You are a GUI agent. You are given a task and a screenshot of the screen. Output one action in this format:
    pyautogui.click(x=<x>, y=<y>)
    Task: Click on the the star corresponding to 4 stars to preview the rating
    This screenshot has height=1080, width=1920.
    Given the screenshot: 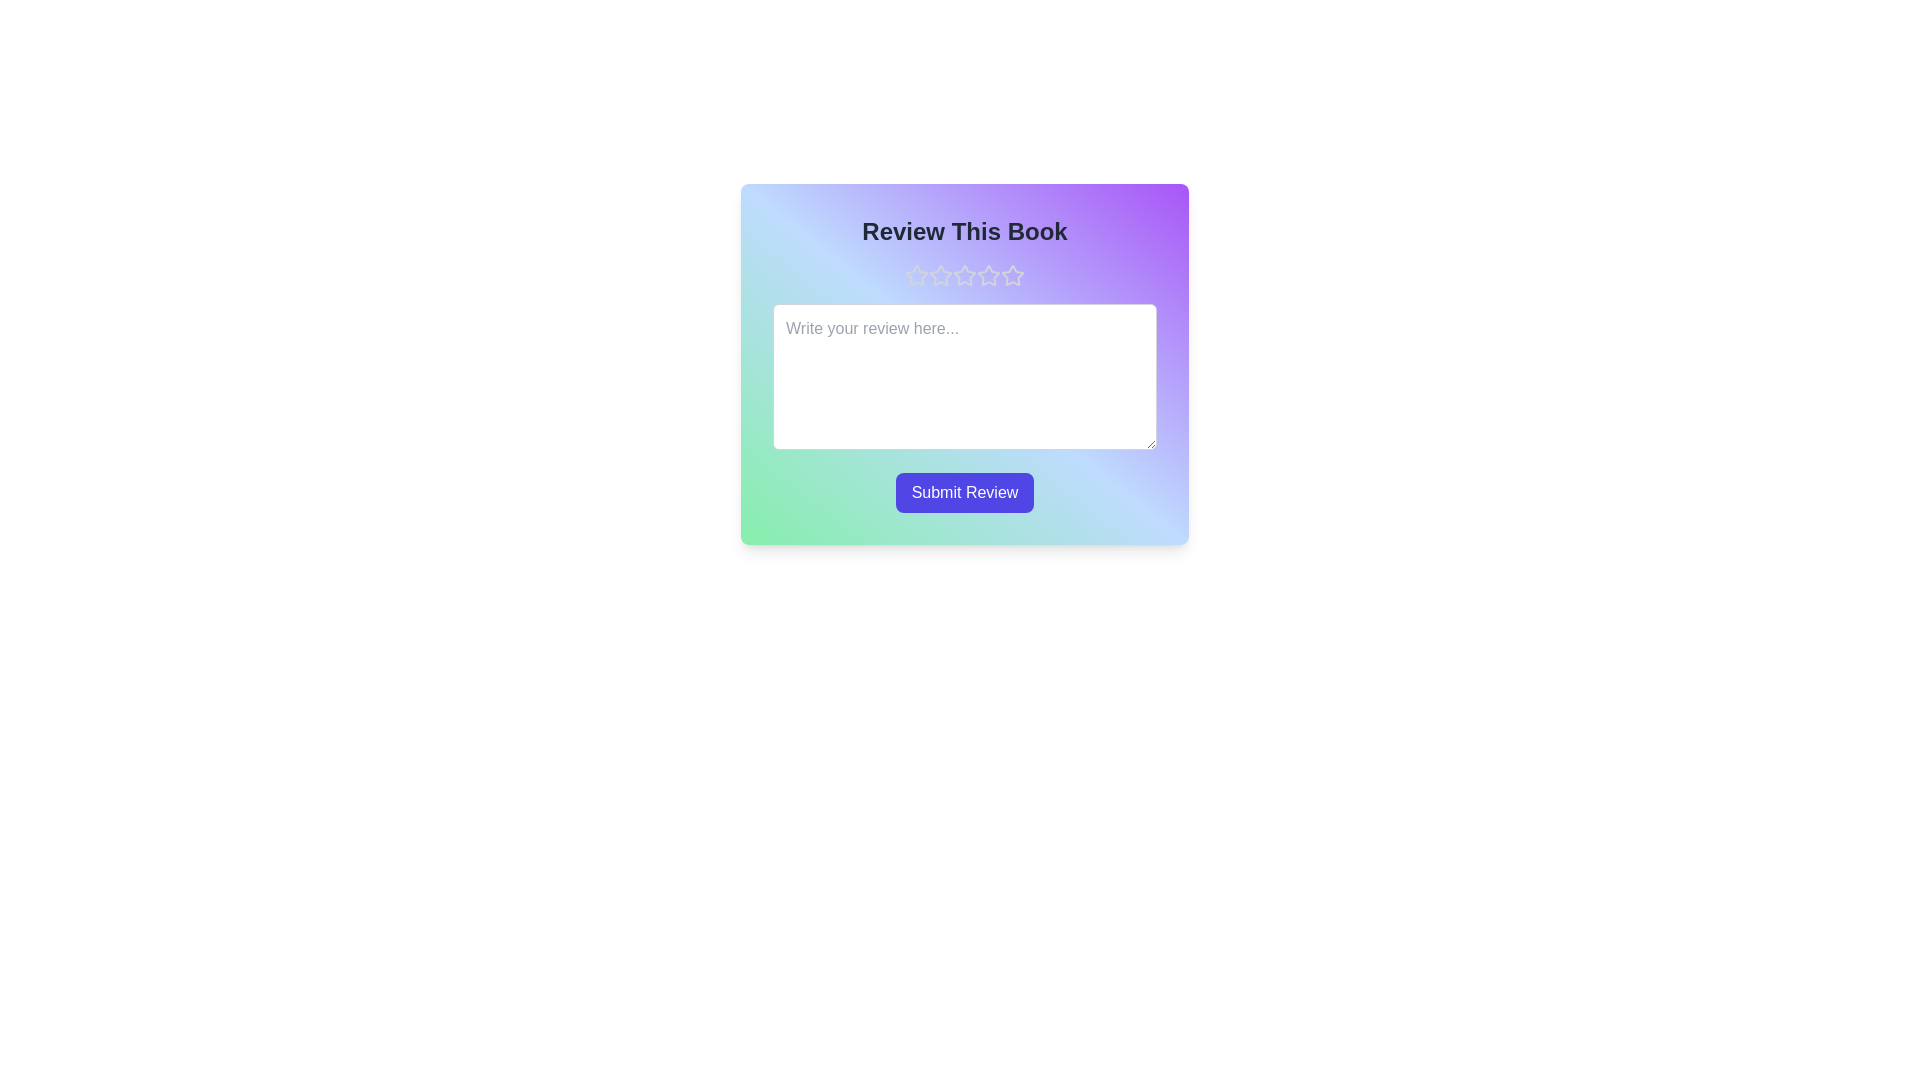 What is the action you would take?
    pyautogui.click(x=988, y=276)
    